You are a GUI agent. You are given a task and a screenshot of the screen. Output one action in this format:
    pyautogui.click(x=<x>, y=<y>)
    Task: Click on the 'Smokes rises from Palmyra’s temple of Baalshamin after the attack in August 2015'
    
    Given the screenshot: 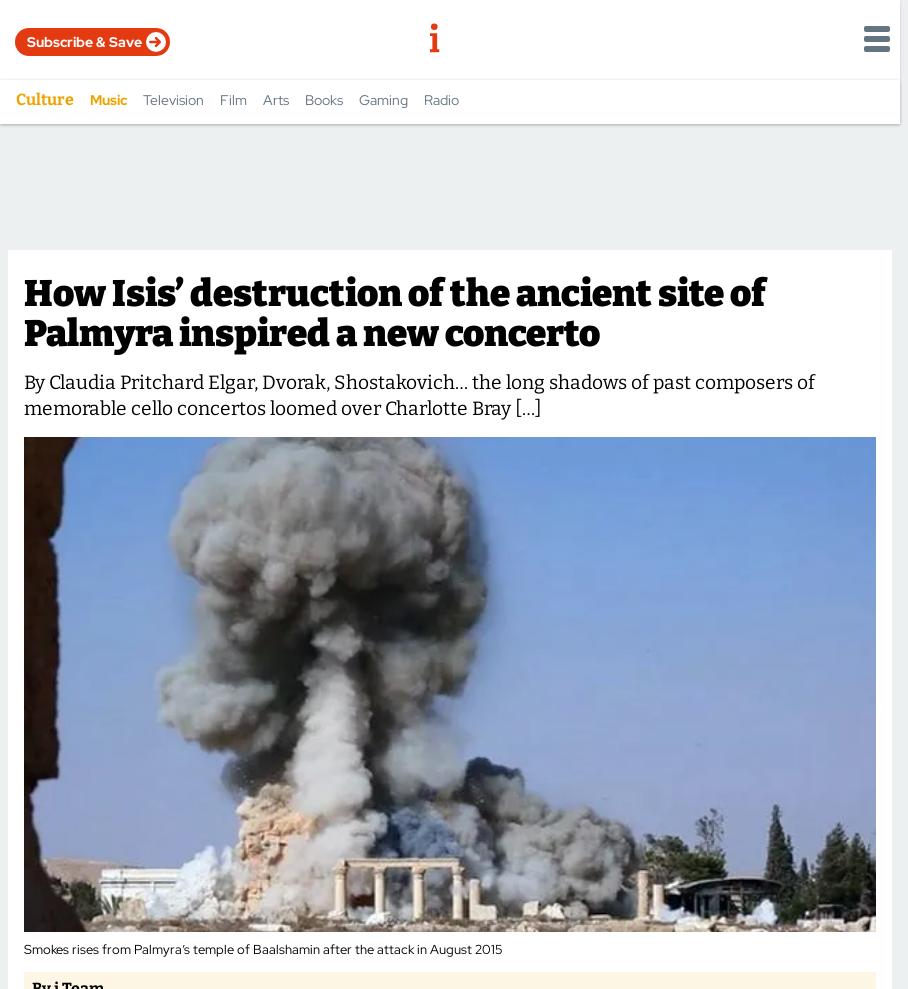 What is the action you would take?
    pyautogui.click(x=261, y=948)
    